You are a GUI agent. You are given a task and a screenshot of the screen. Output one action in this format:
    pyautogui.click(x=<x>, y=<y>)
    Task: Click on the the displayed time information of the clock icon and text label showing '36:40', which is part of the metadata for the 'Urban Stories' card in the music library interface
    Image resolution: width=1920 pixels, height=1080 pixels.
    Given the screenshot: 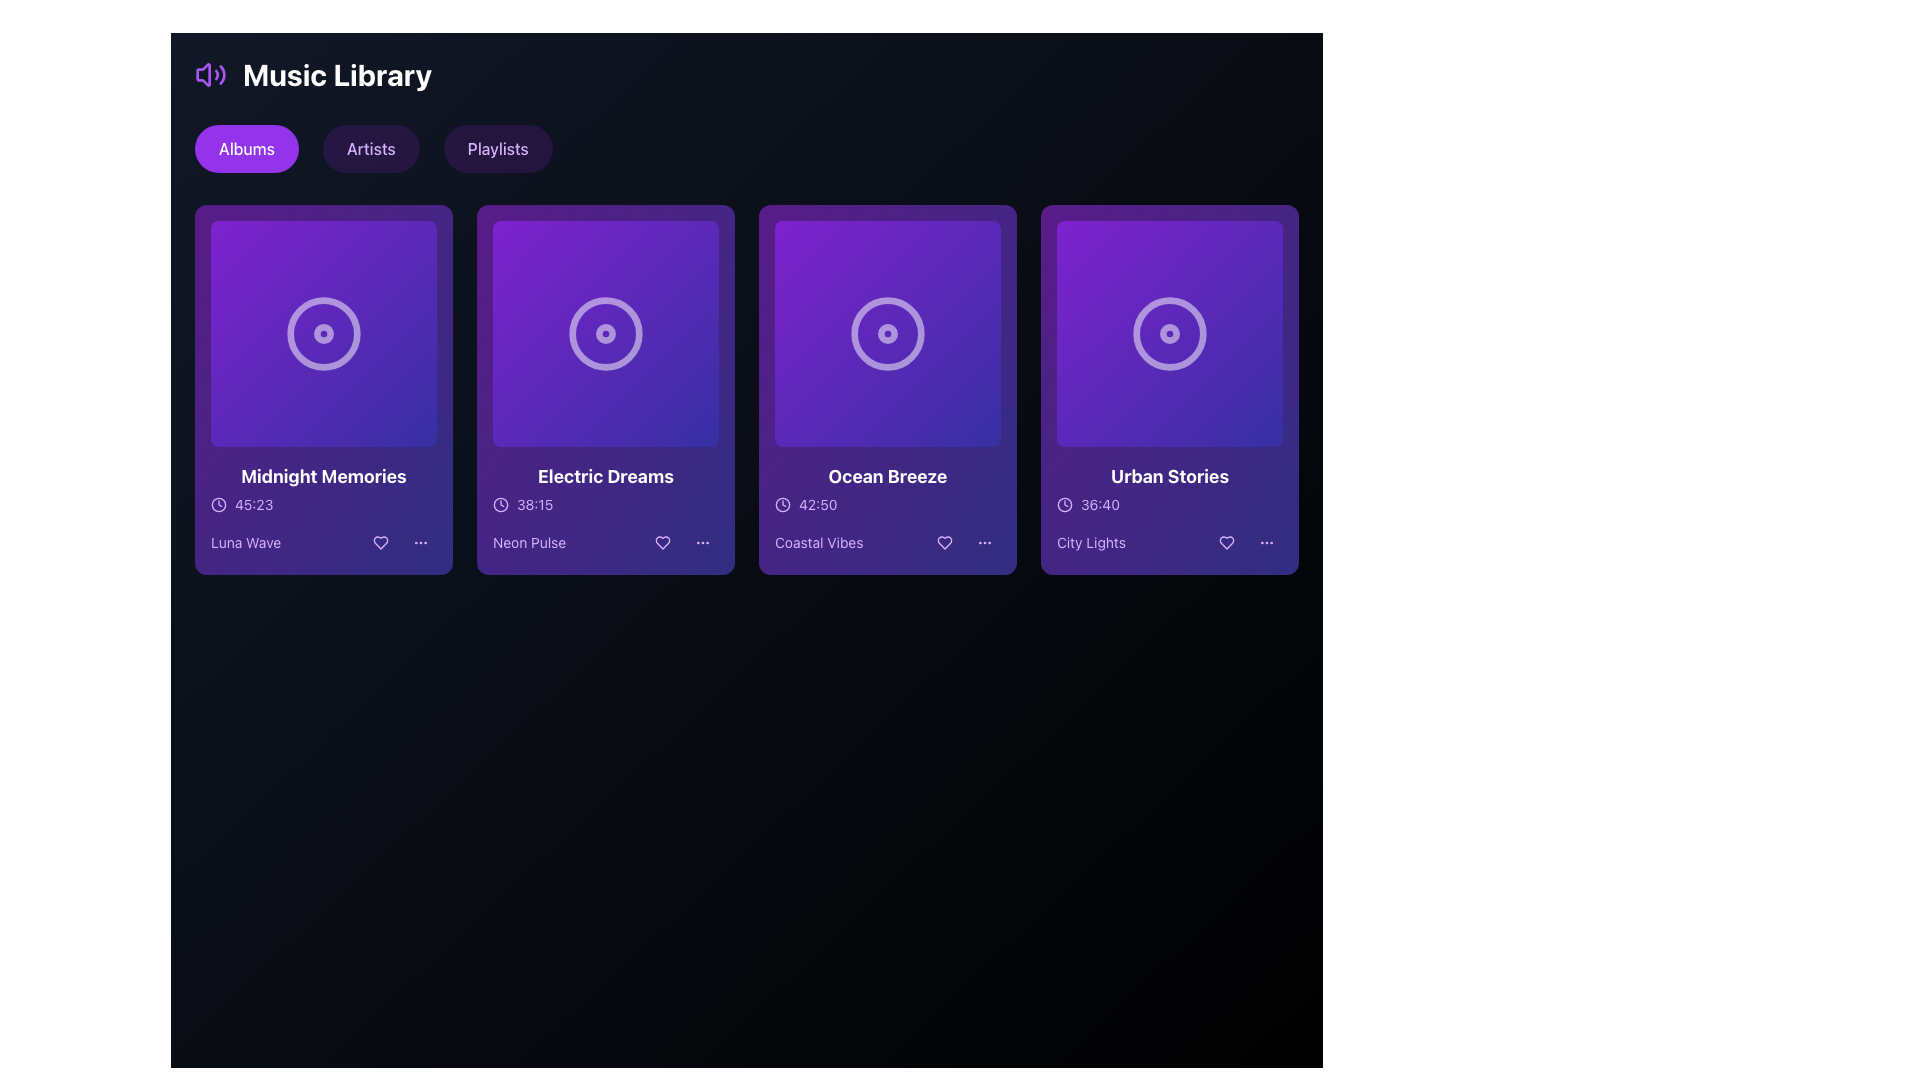 What is the action you would take?
    pyautogui.click(x=1170, y=504)
    